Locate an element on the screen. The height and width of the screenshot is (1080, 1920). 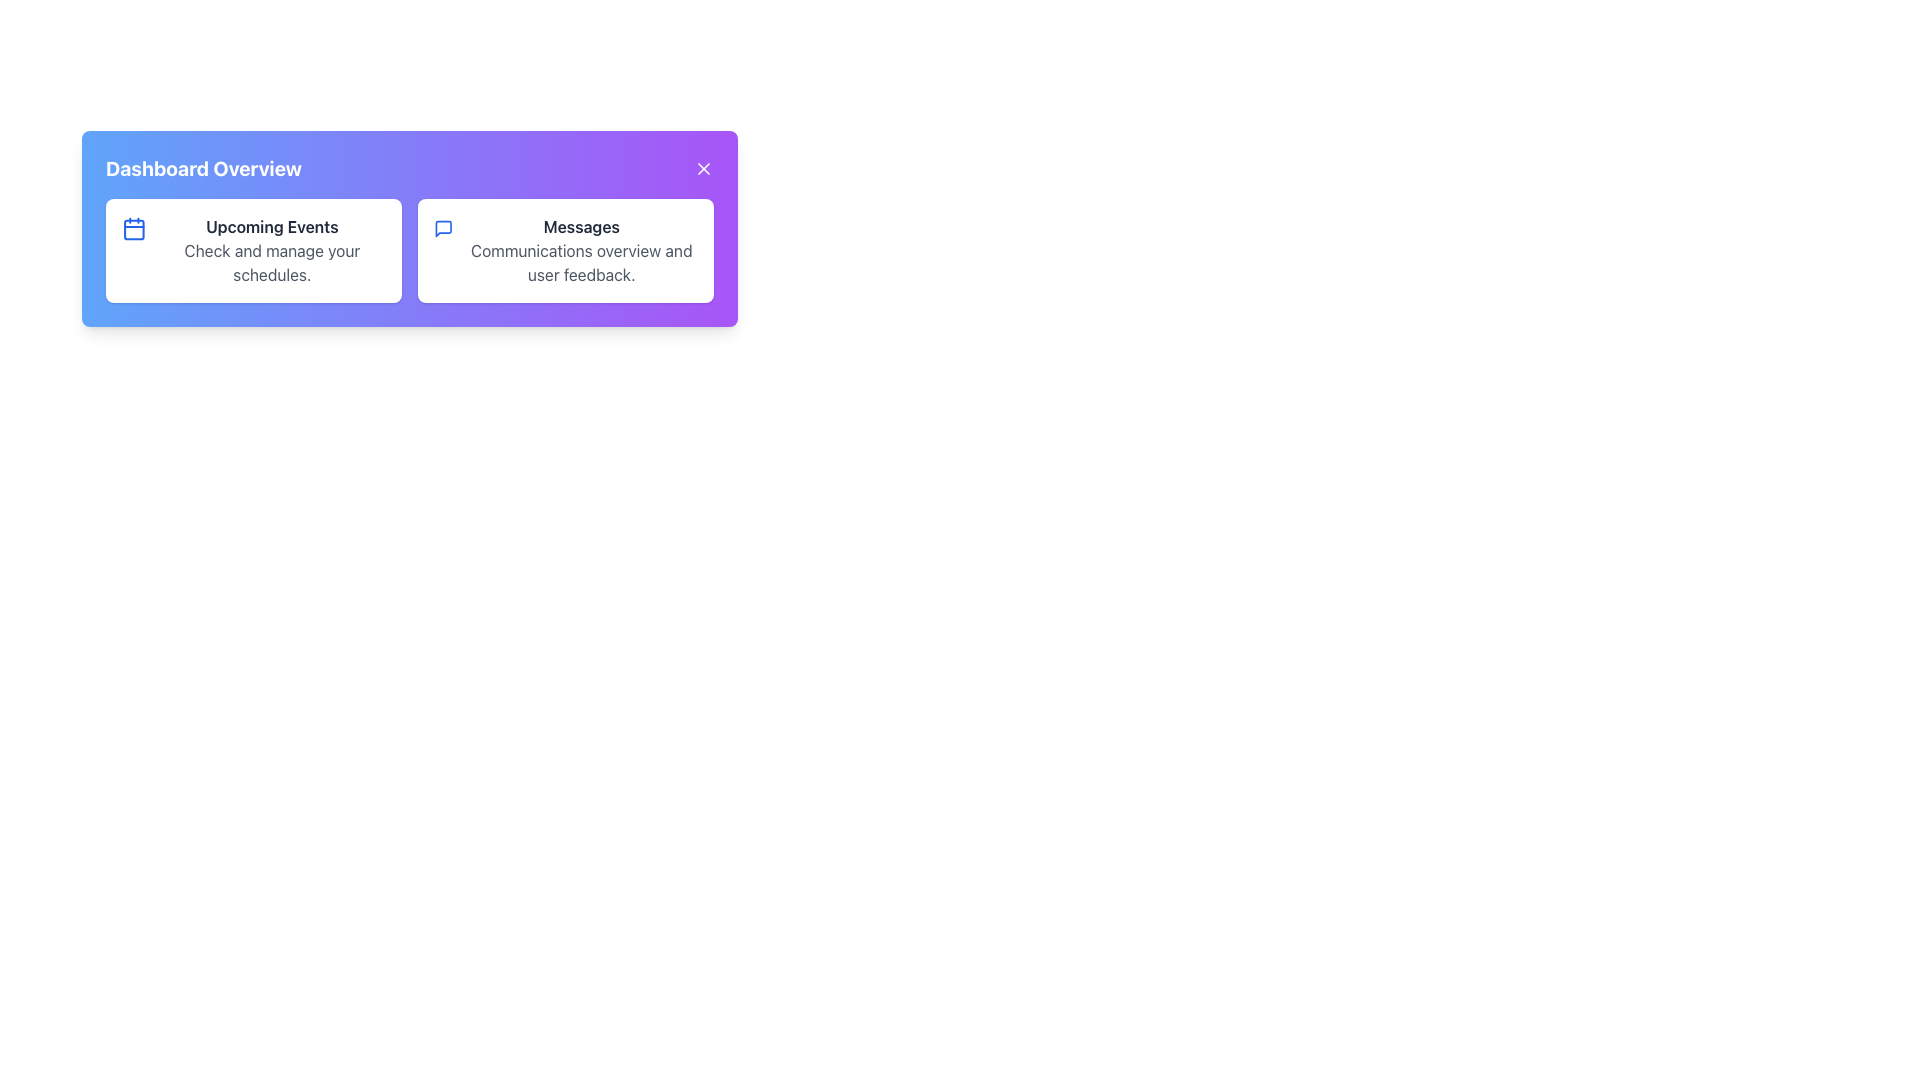
the text label displaying 'Communications overview and user feedback.' which is styled in gray and located below the 'Messages' title in the second card of the dashboard interface is located at coordinates (580, 261).